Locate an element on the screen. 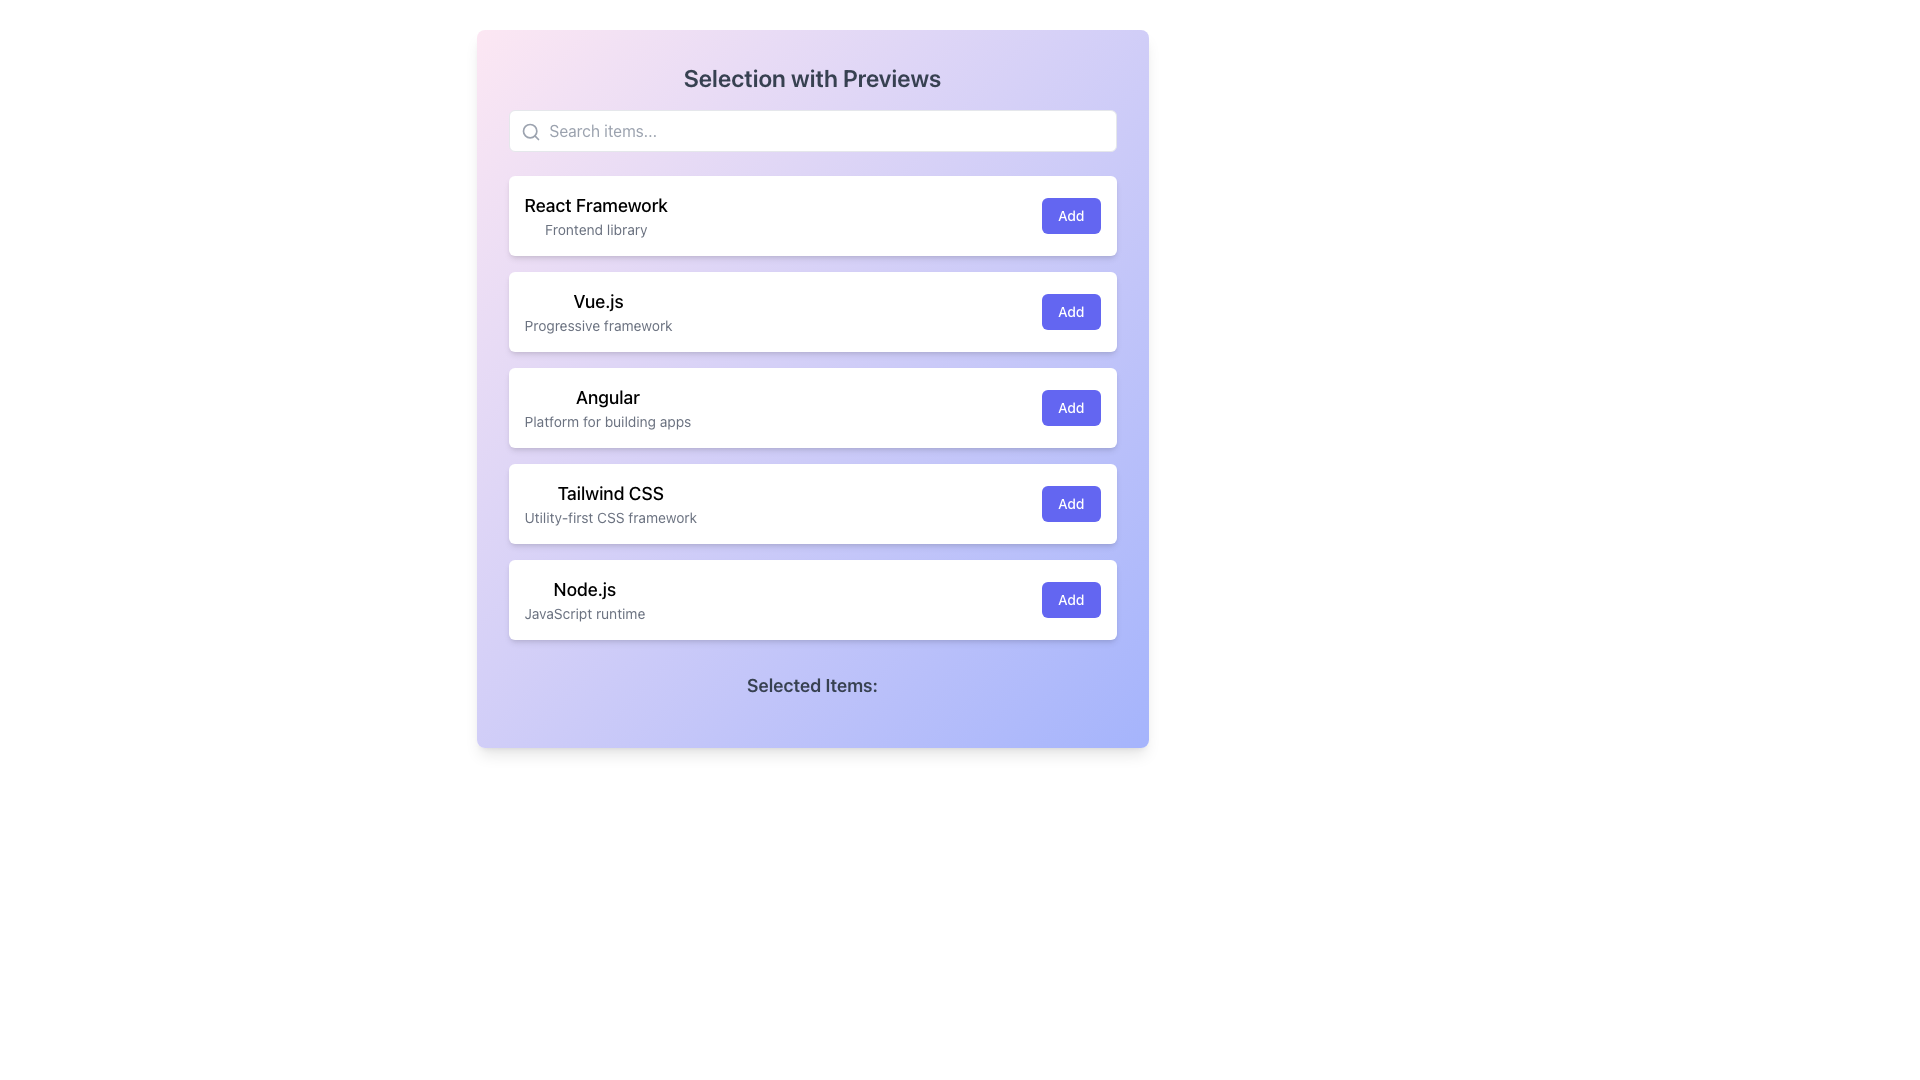  the descriptive text label located beneath the 'React Framework' entry in the list-like interface is located at coordinates (595, 229).